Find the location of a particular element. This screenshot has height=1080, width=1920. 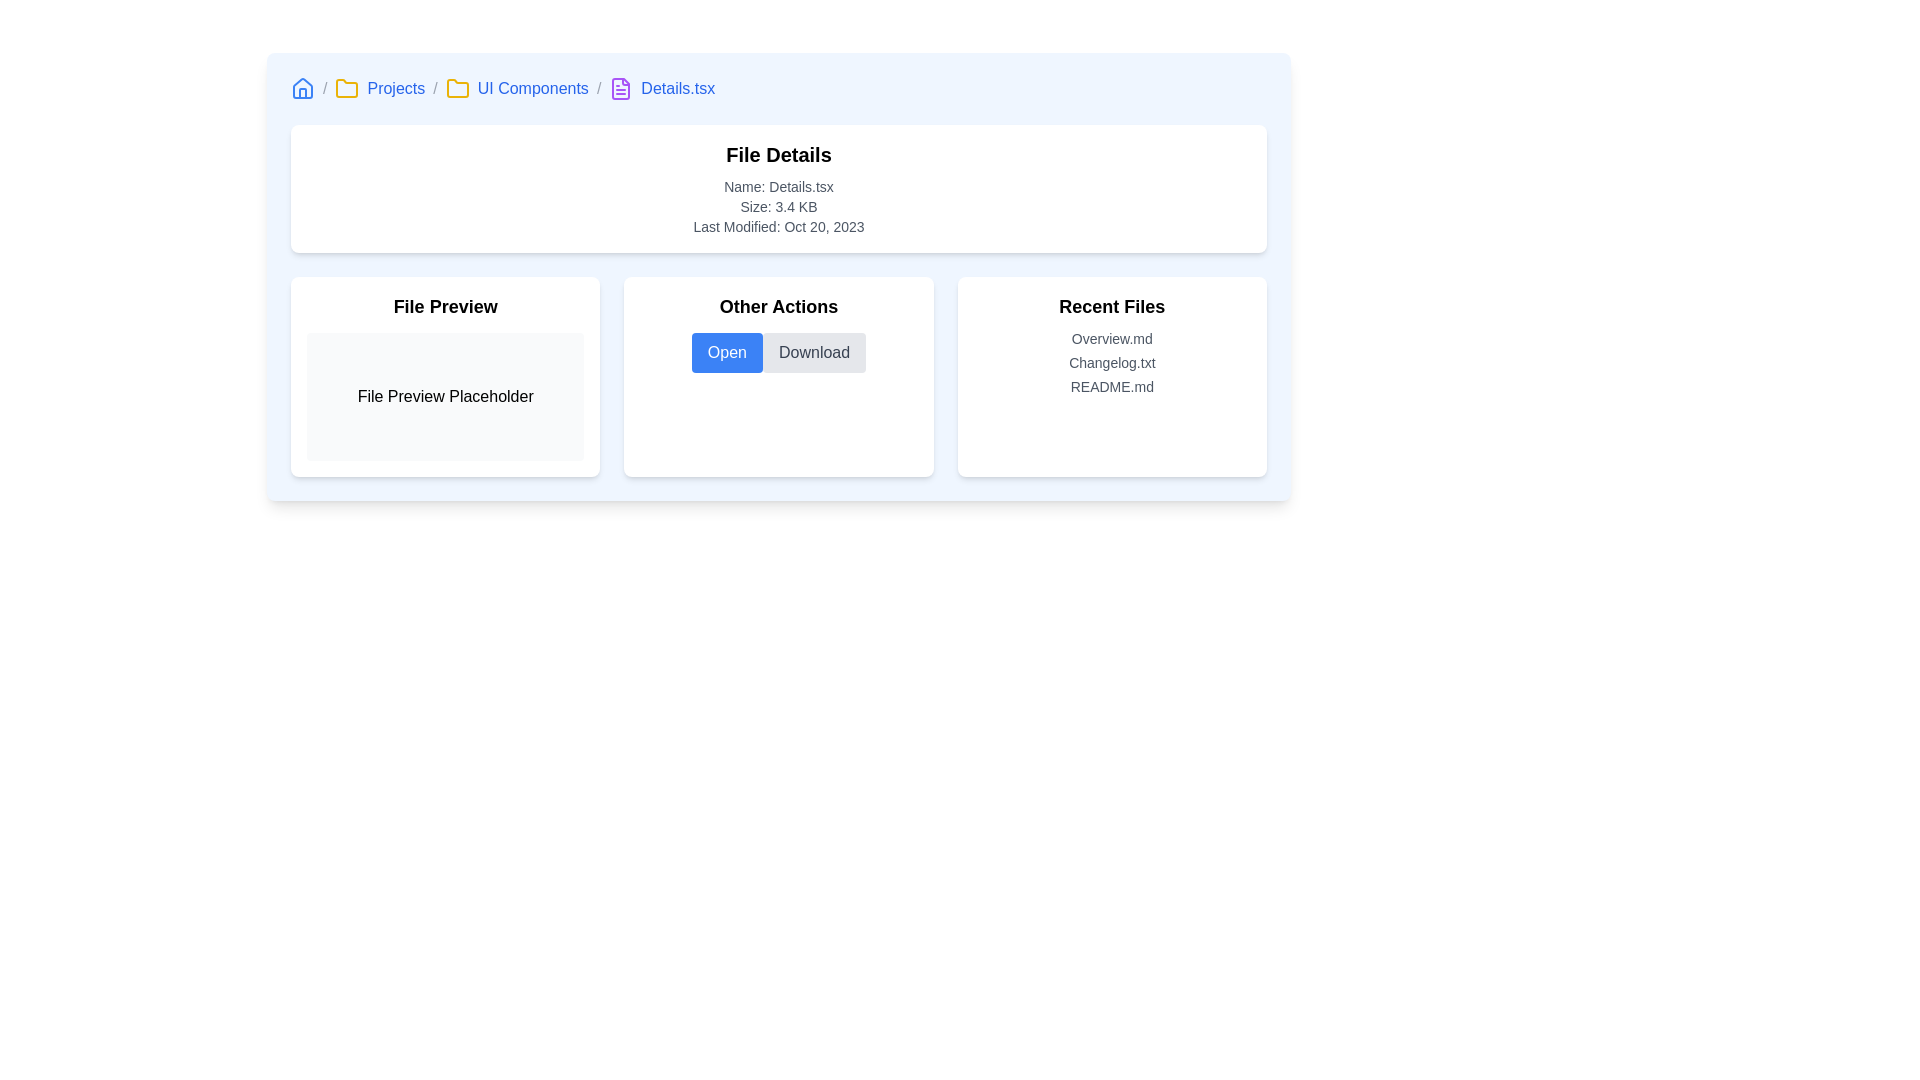

the text label displaying 'Details.tsx' within the breadcrumb navigation structure at the top-center of the interface is located at coordinates (678, 87).